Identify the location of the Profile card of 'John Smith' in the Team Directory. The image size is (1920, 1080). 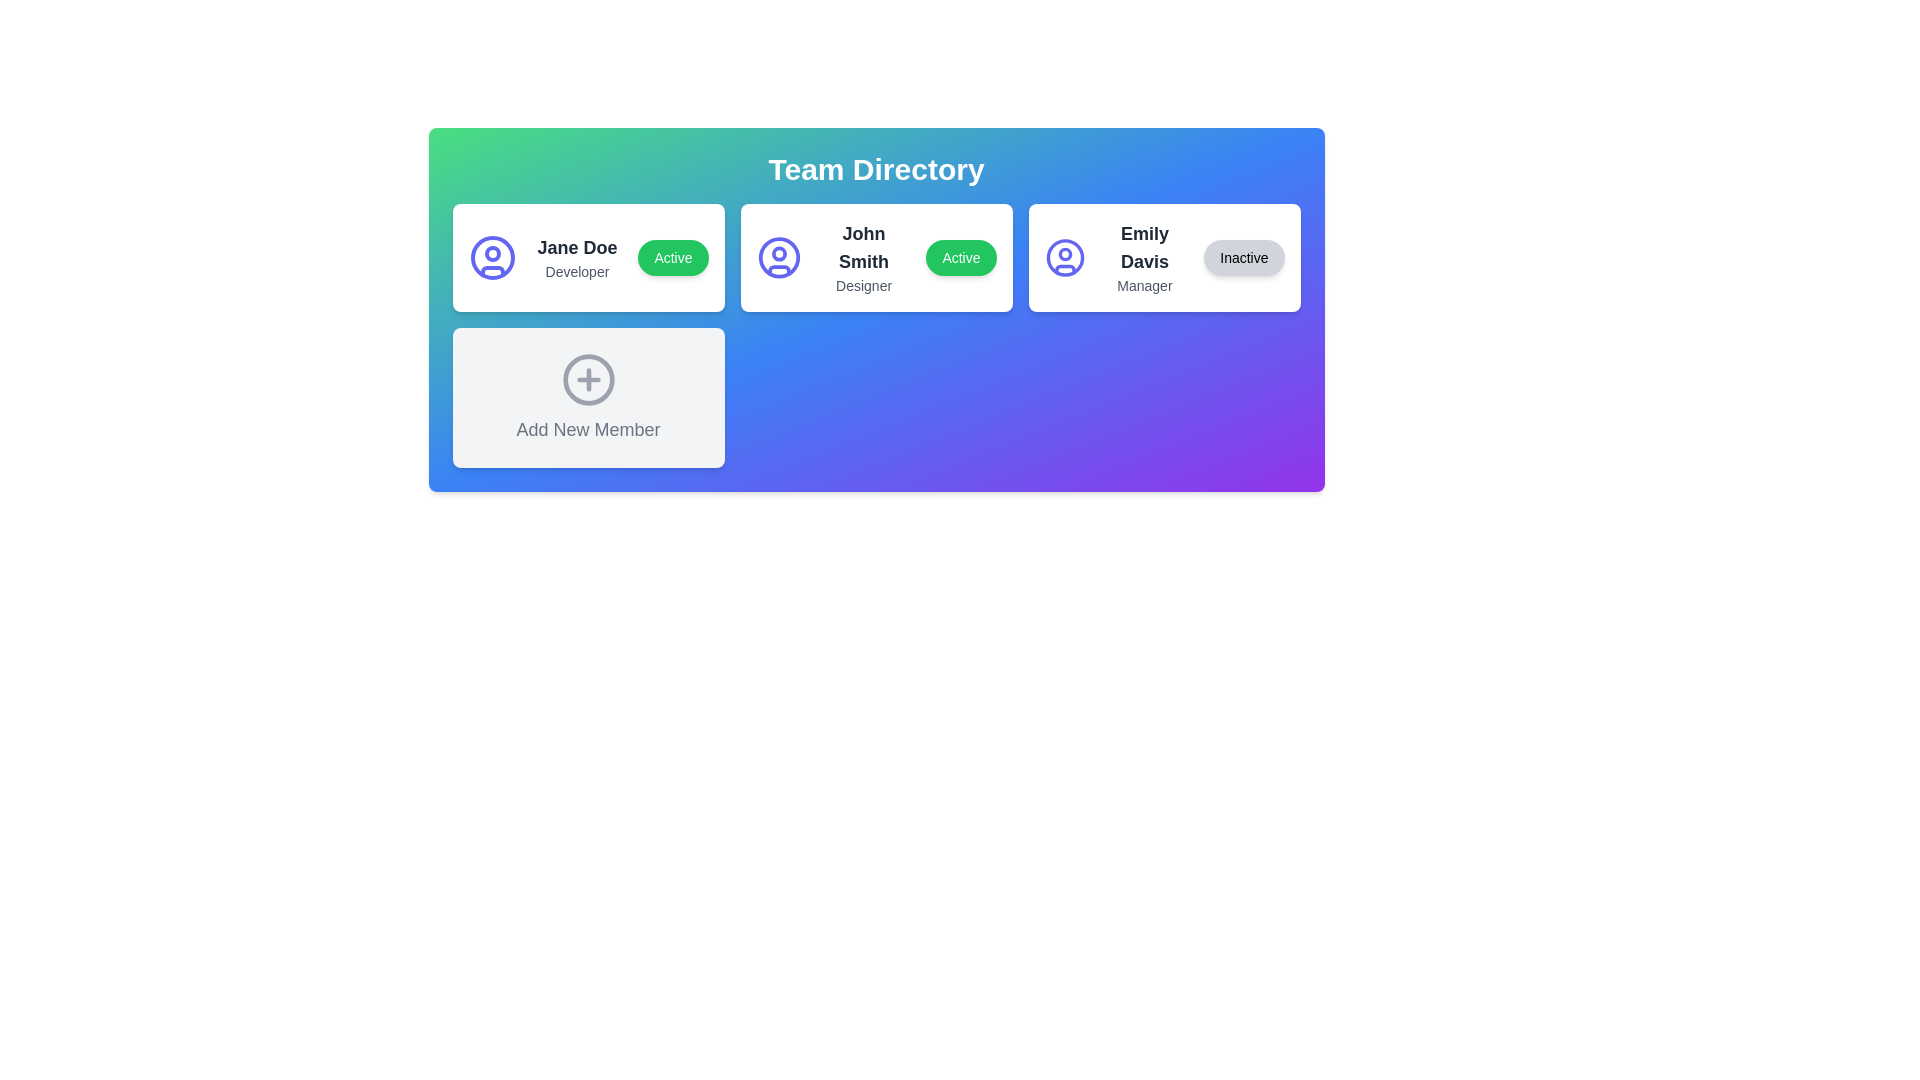
(876, 257).